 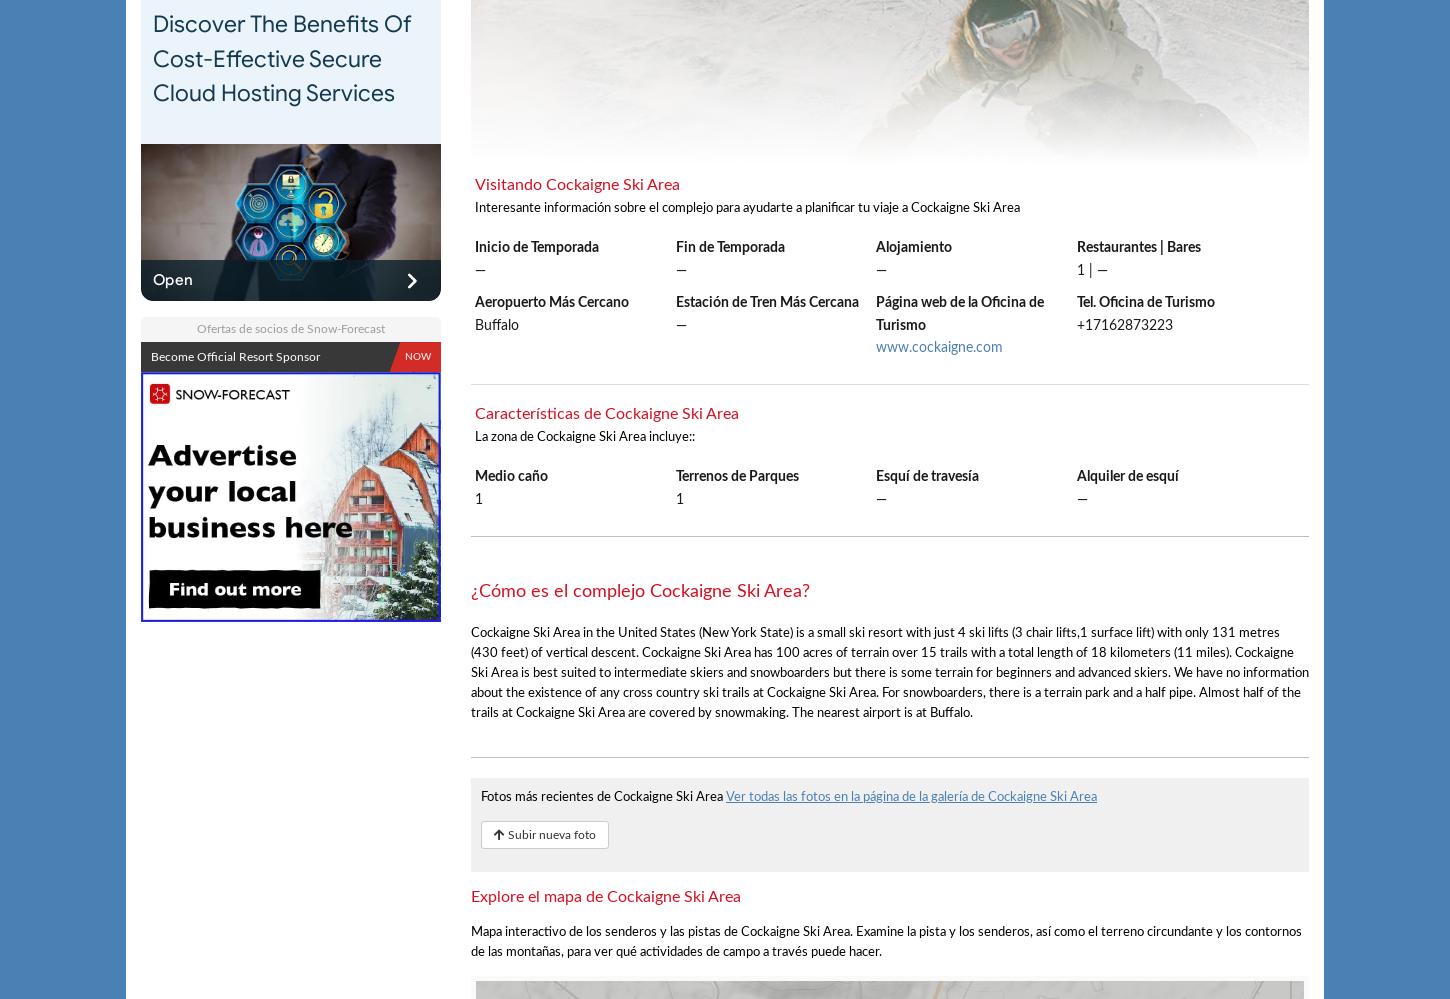 I want to click on 'Página web de la Oficina de Turismo', so click(x=959, y=312).